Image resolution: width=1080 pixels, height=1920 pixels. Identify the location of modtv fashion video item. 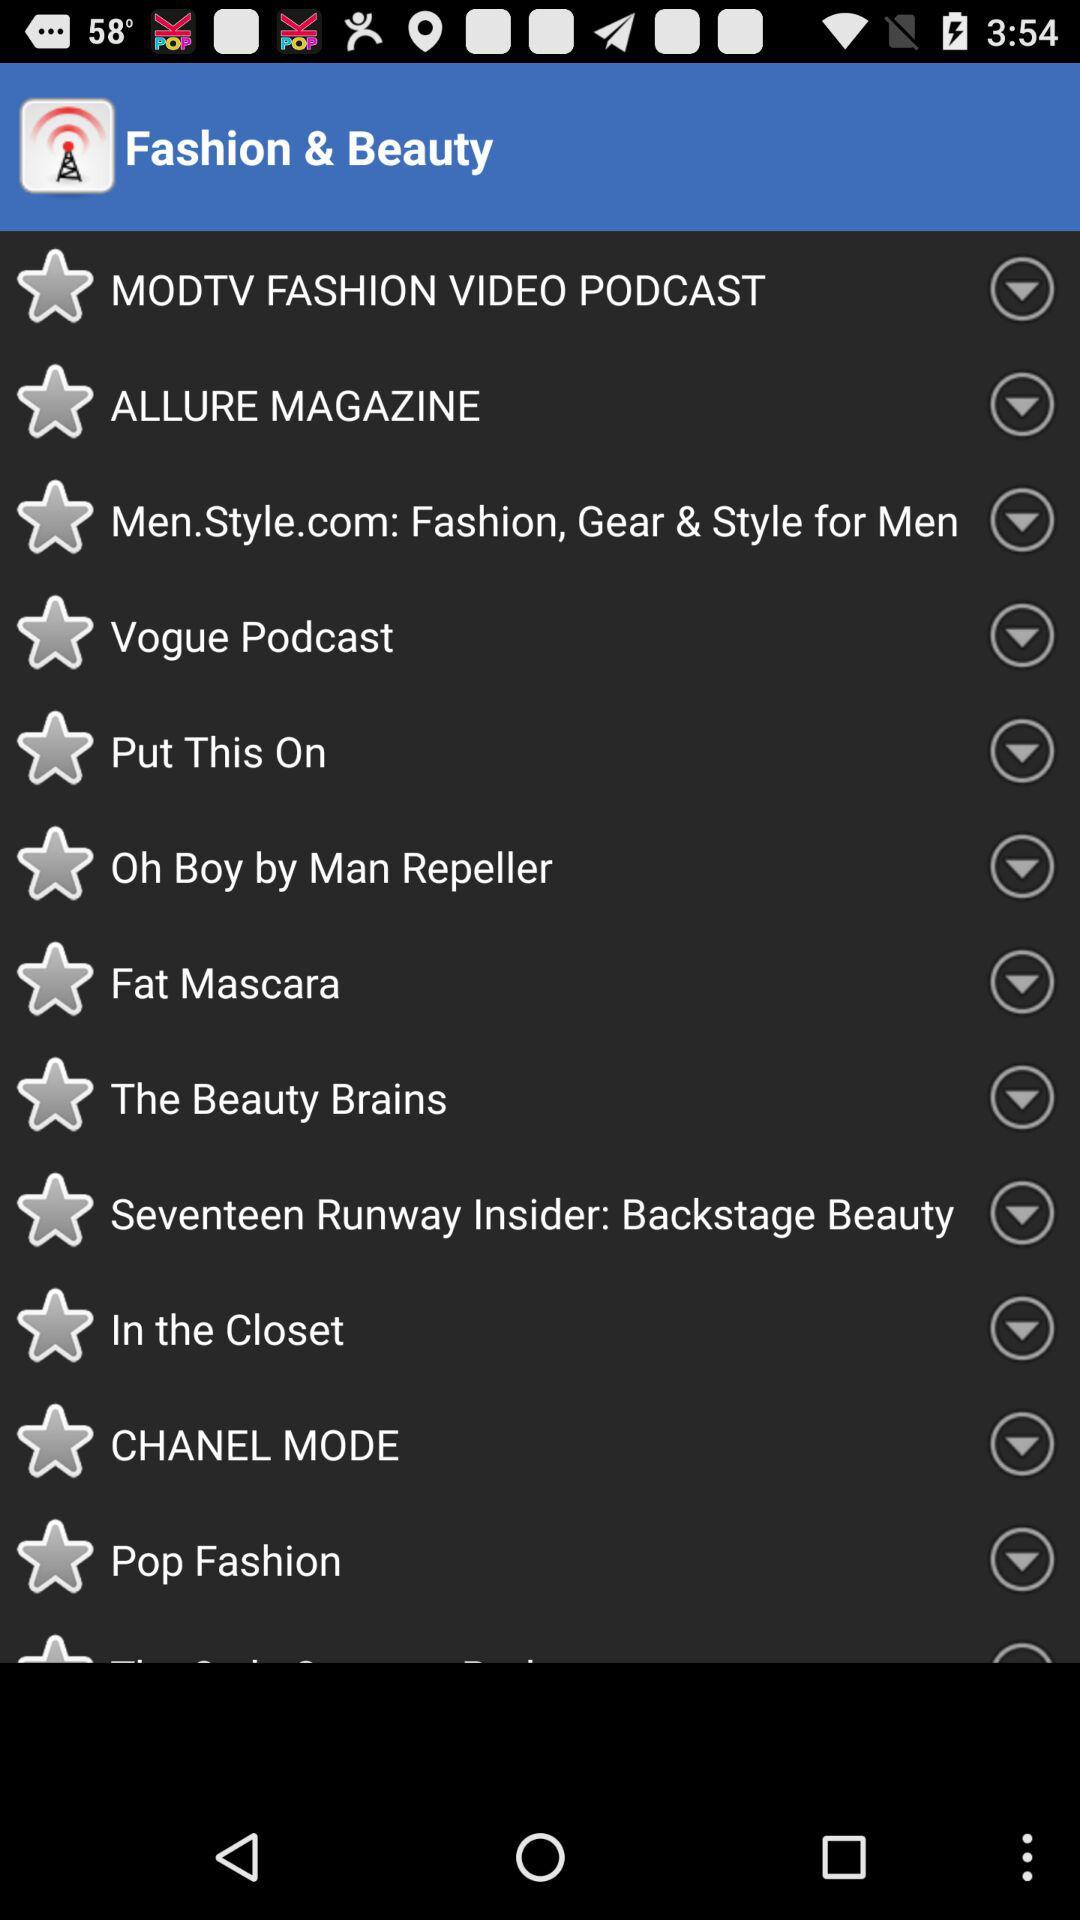
(536, 287).